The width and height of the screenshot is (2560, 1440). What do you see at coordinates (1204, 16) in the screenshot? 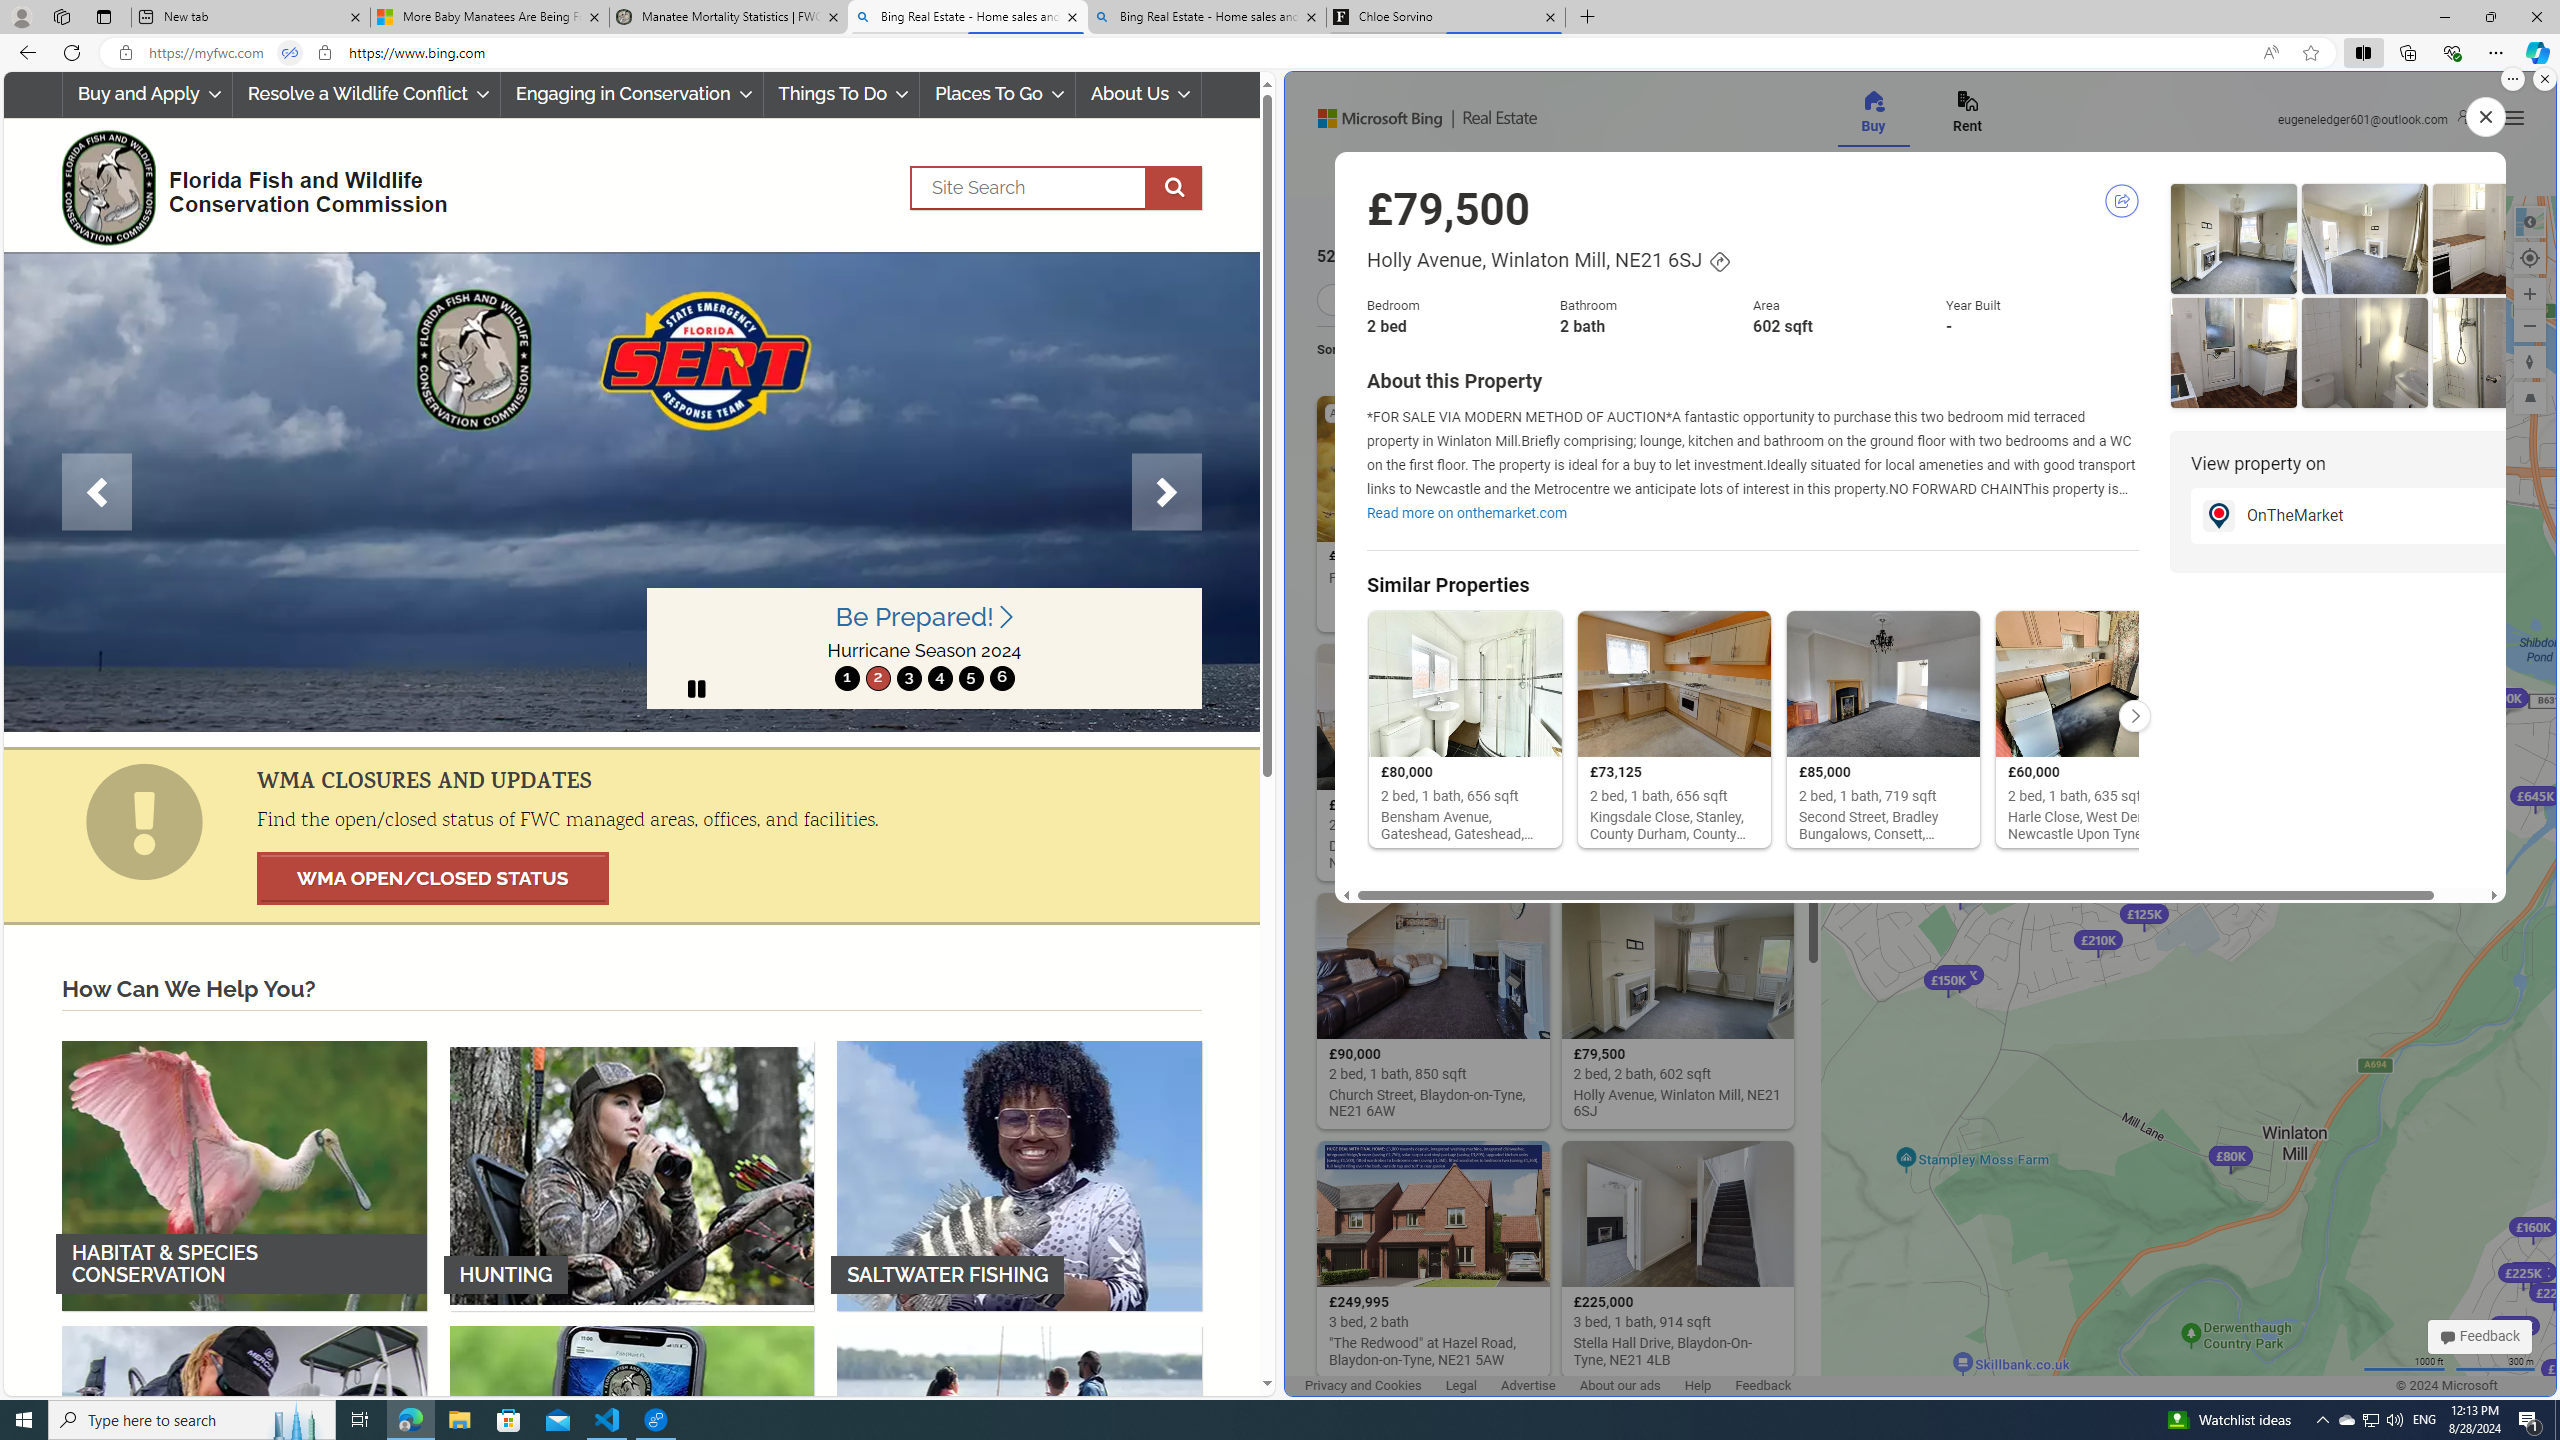
I see `'Bing Real Estate - Home sales and rental listings'` at bounding box center [1204, 16].